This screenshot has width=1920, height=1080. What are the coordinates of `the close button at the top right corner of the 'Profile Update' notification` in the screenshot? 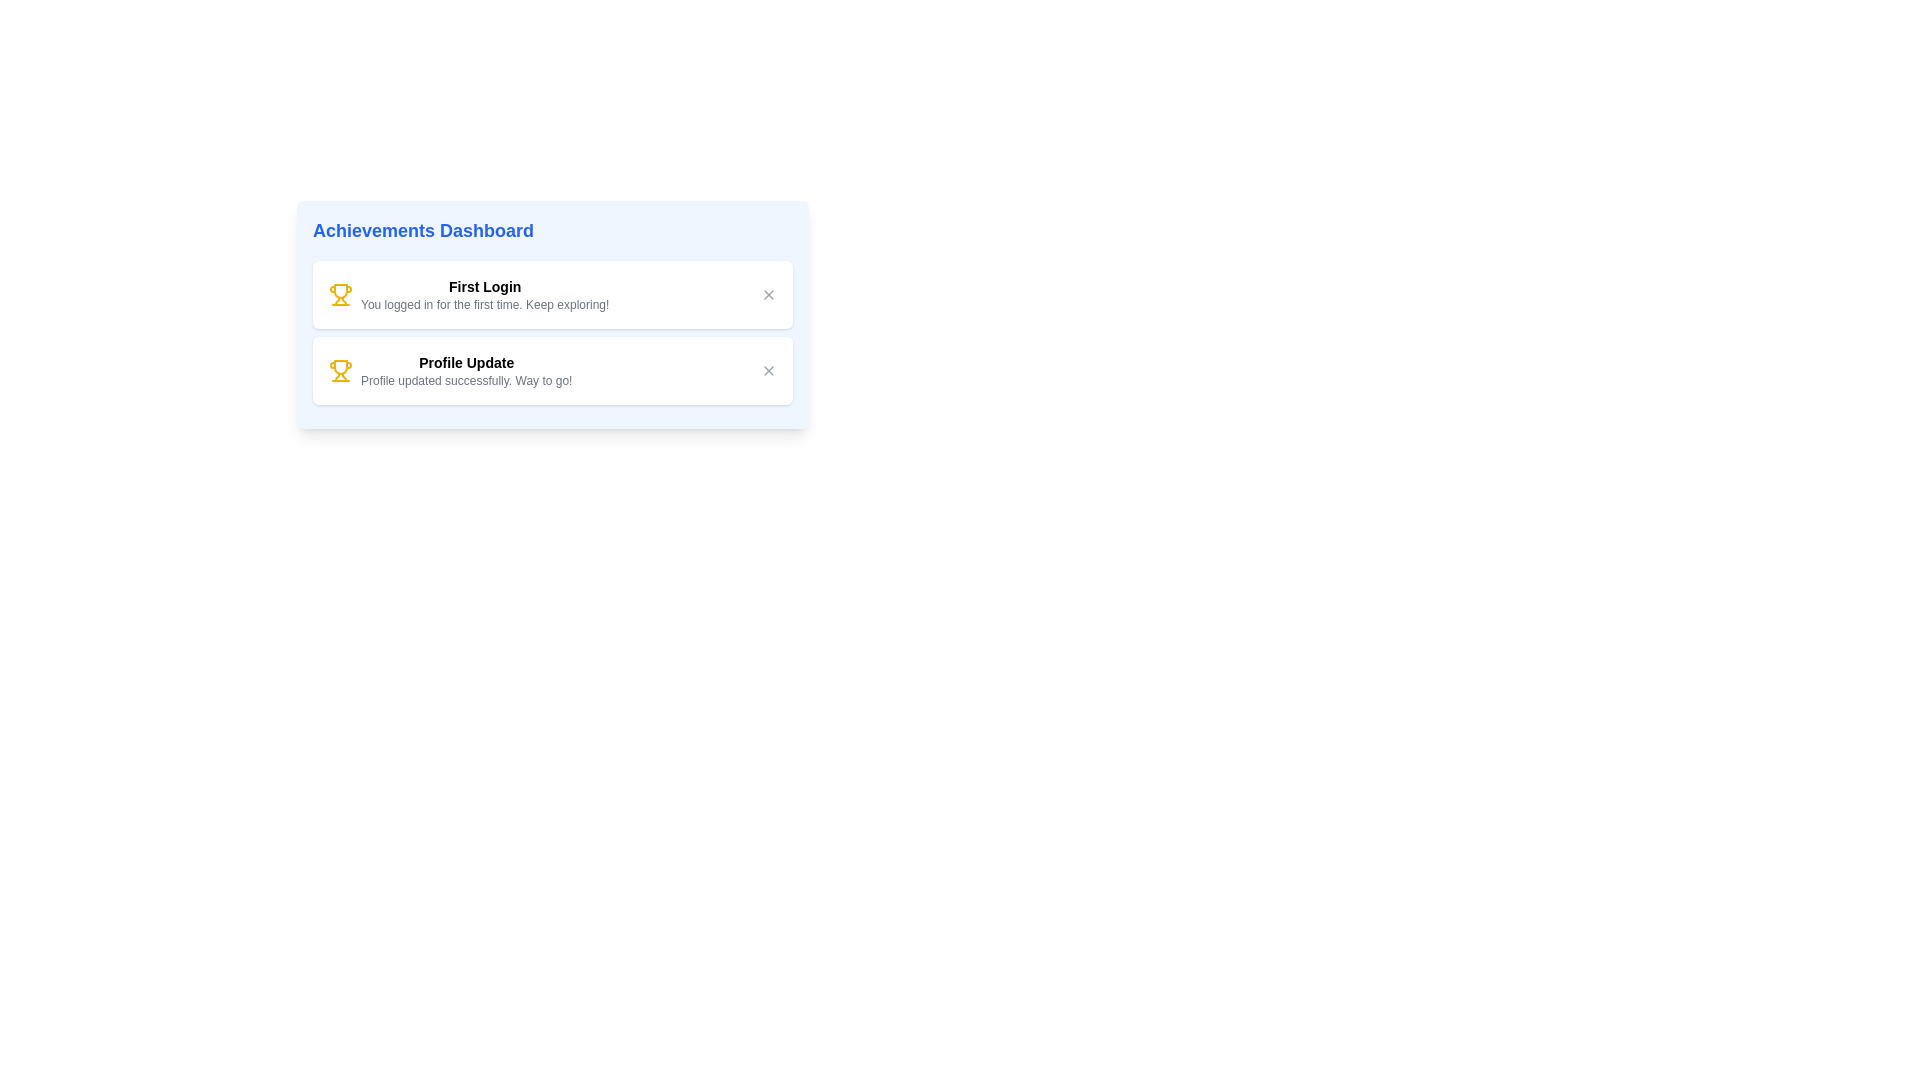 It's located at (767, 370).